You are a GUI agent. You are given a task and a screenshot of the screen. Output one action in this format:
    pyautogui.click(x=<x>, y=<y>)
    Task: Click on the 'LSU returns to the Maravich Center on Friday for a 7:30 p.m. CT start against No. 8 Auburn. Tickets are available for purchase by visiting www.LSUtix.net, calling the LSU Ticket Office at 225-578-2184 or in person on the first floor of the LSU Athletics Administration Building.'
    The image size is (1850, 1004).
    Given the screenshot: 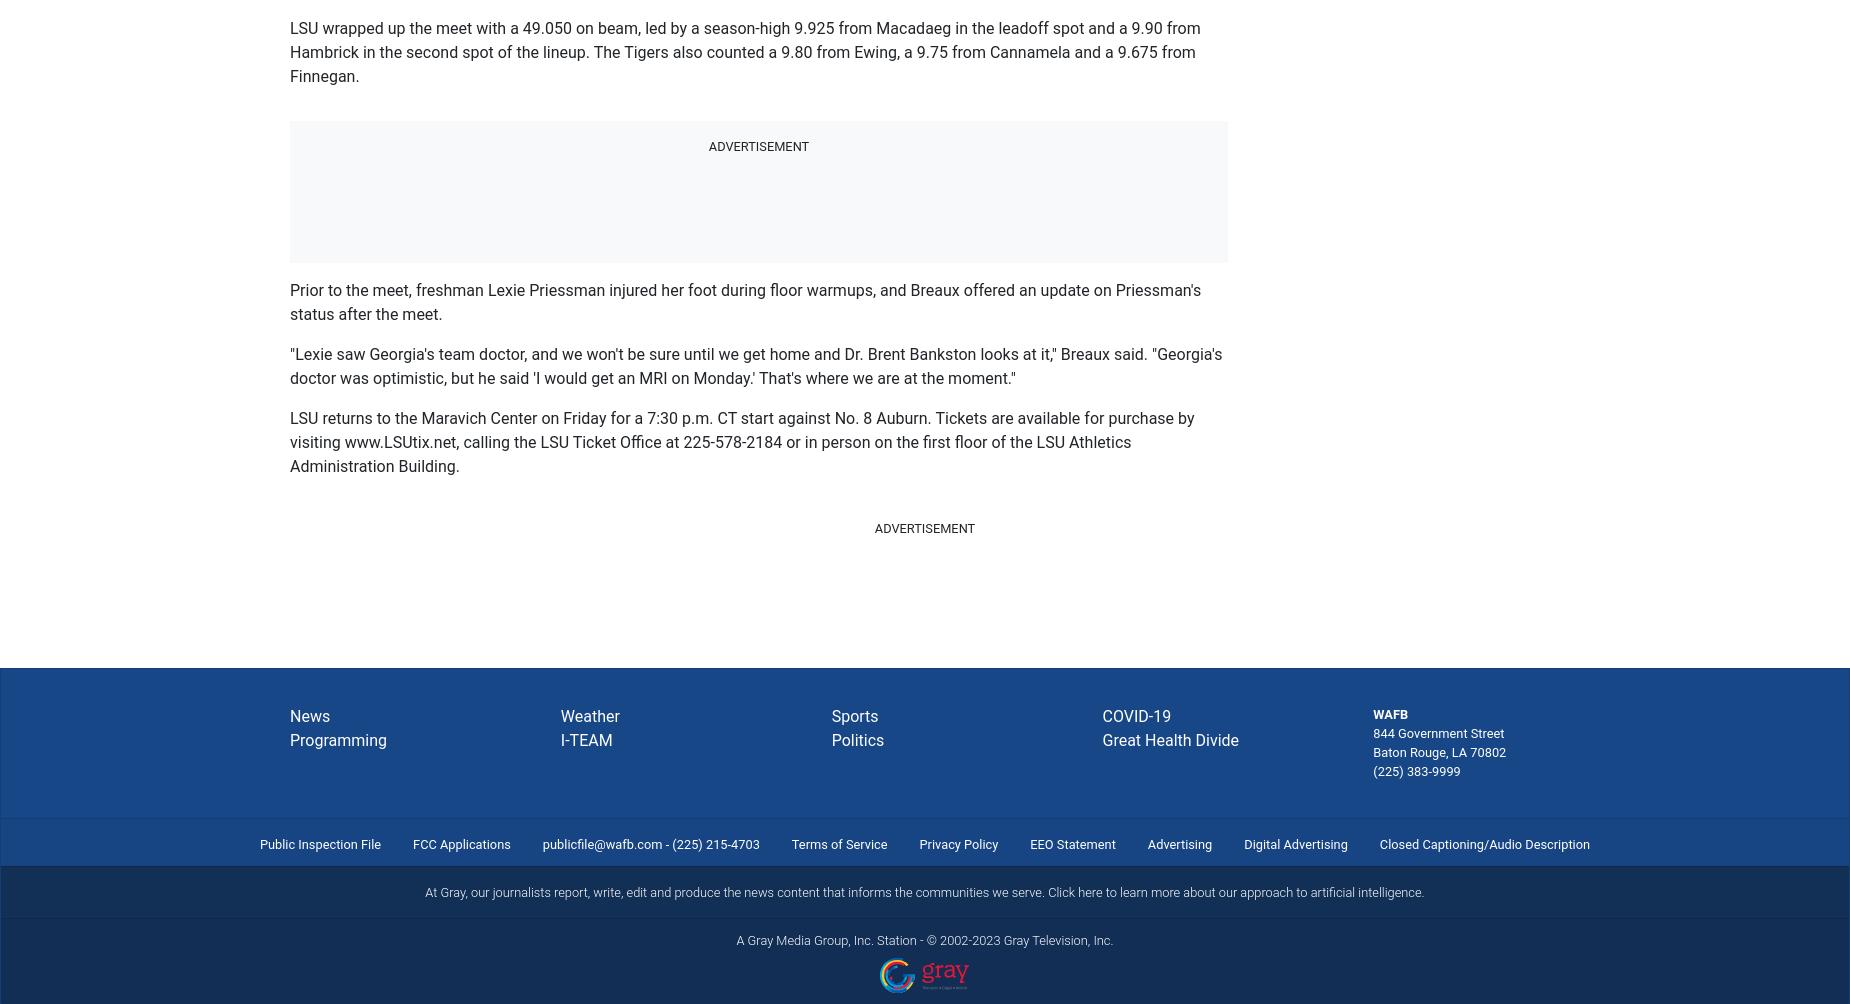 What is the action you would take?
    pyautogui.click(x=742, y=440)
    